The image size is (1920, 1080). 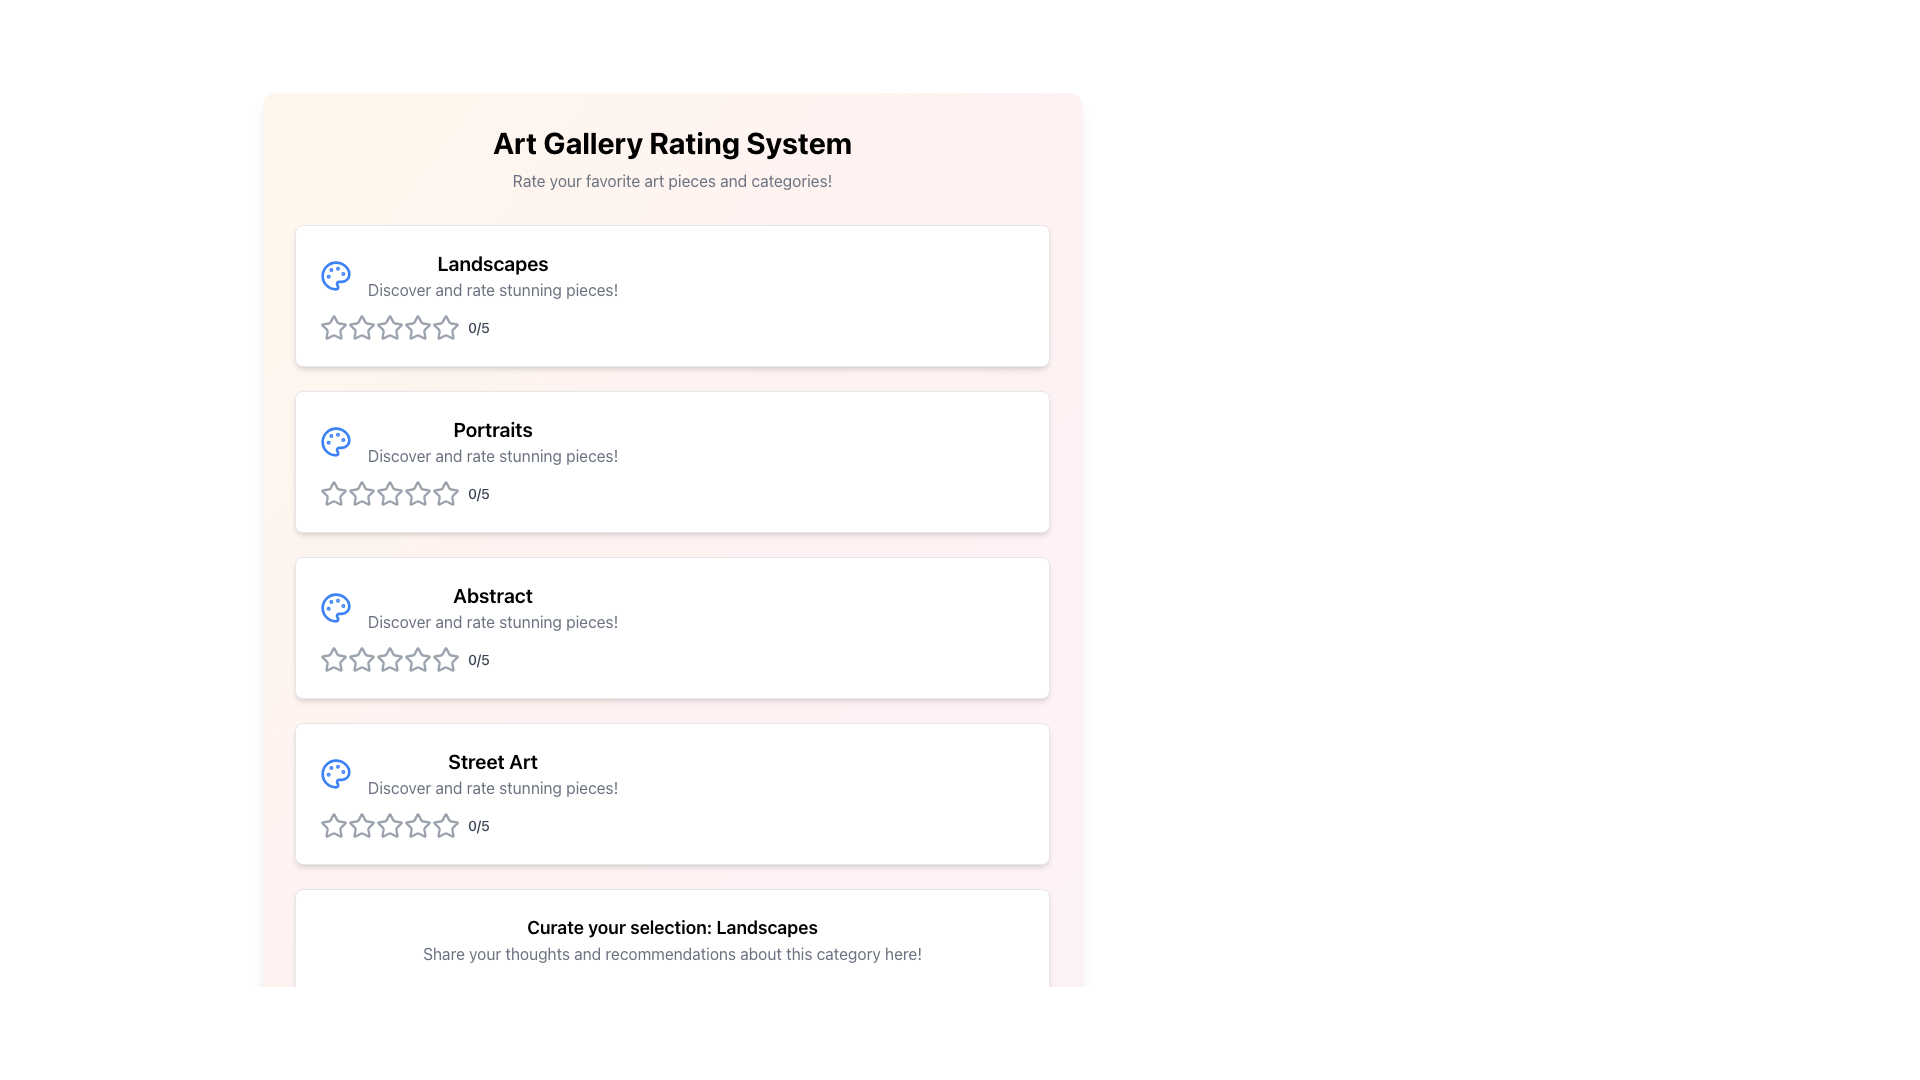 What do you see at coordinates (672, 296) in the screenshot?
I see `the Interactive rating module for the 'Landscapes' category, which is the first module in the 'Art Gallery Rating System' section` at bounding box center [672, 296].